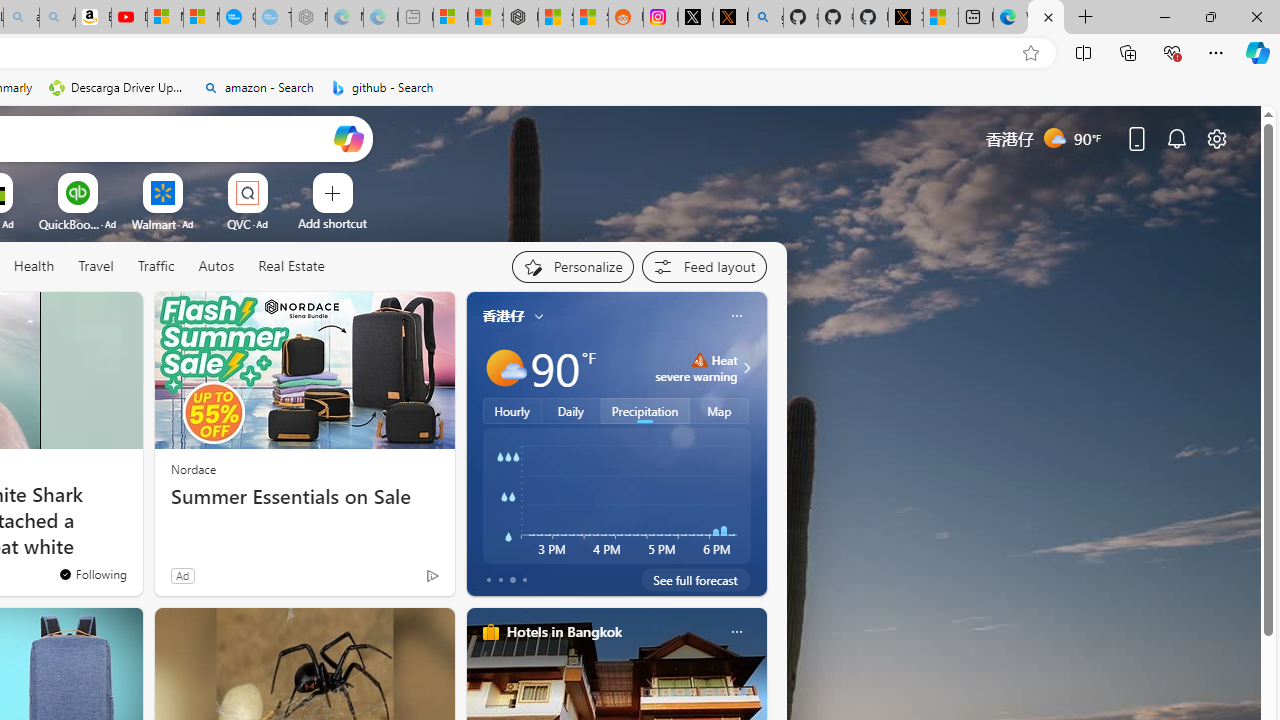 This screenshot has width=1280, height=720. What do you see at coordinates (524, 579) in the screenshot?
I see `'tab-3'` at bounding box center [524, 579].